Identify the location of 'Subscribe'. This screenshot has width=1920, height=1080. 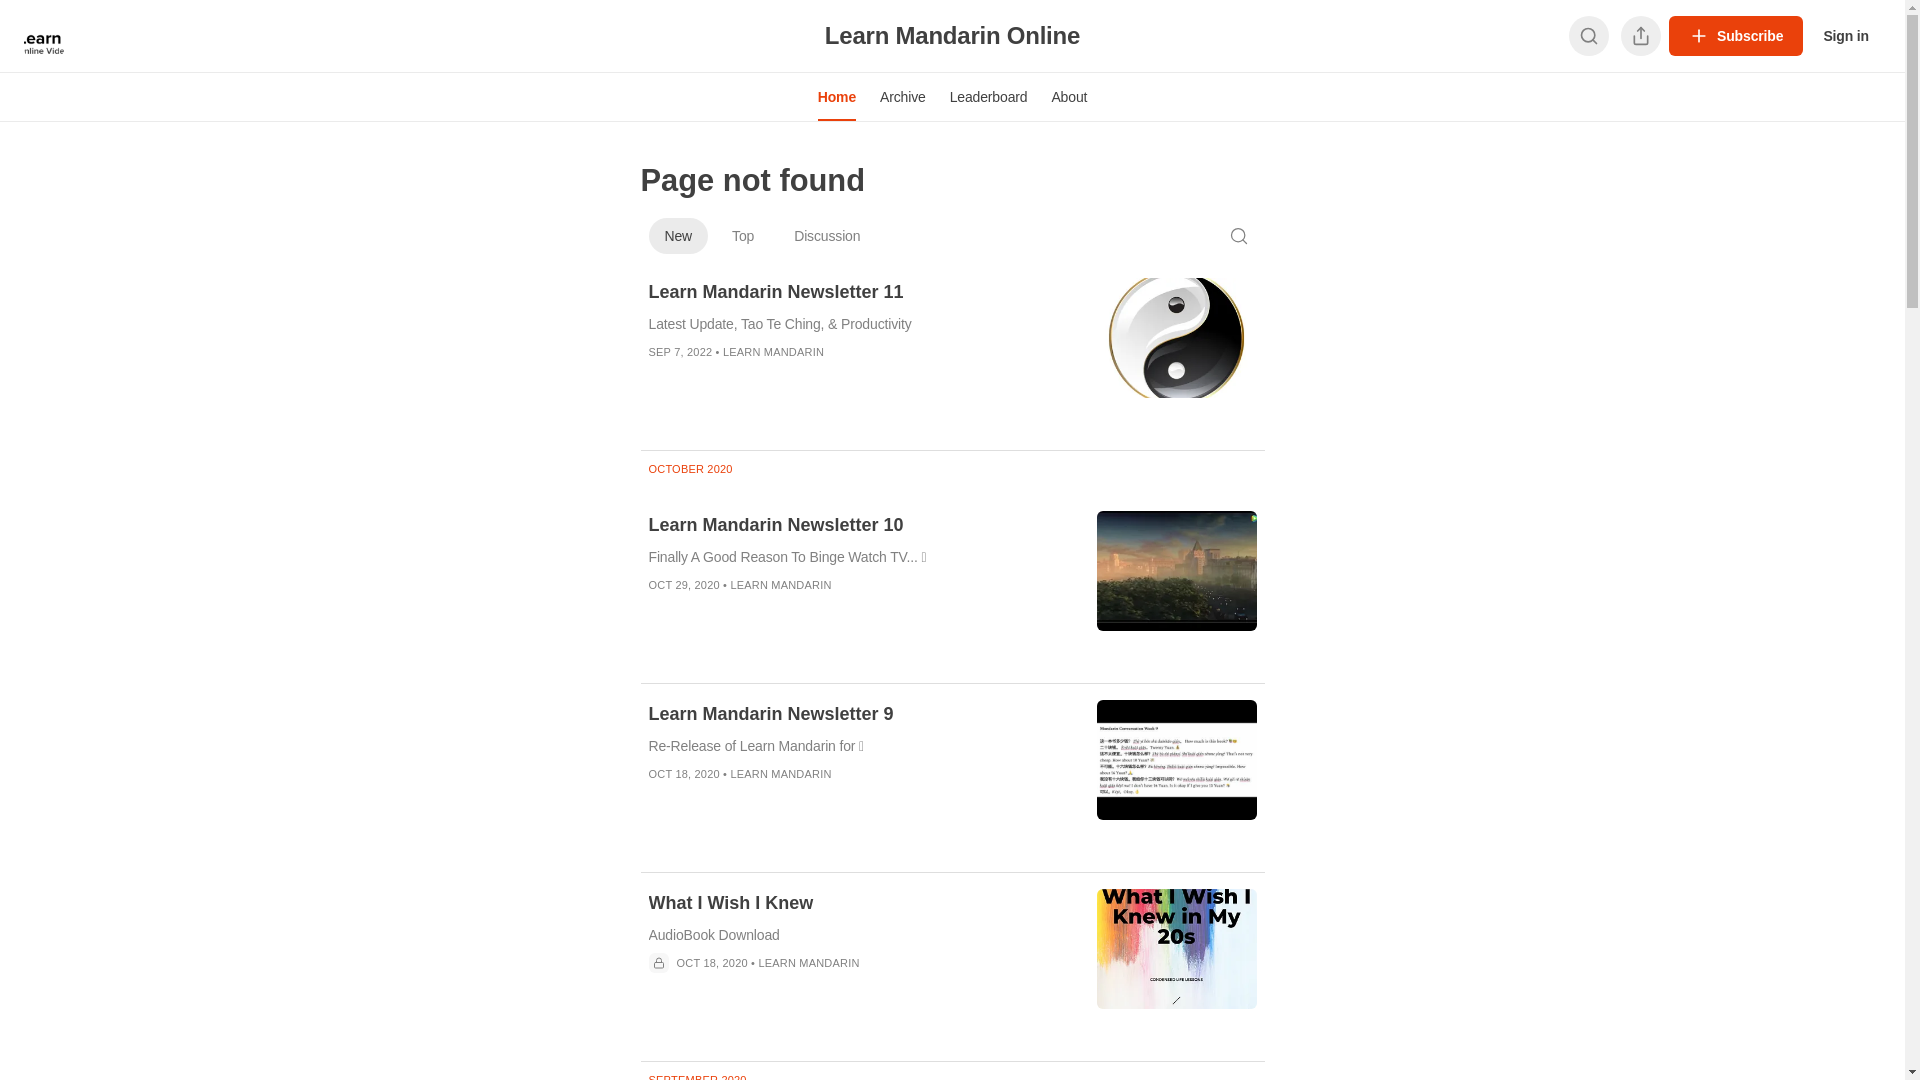
(1735, 35).